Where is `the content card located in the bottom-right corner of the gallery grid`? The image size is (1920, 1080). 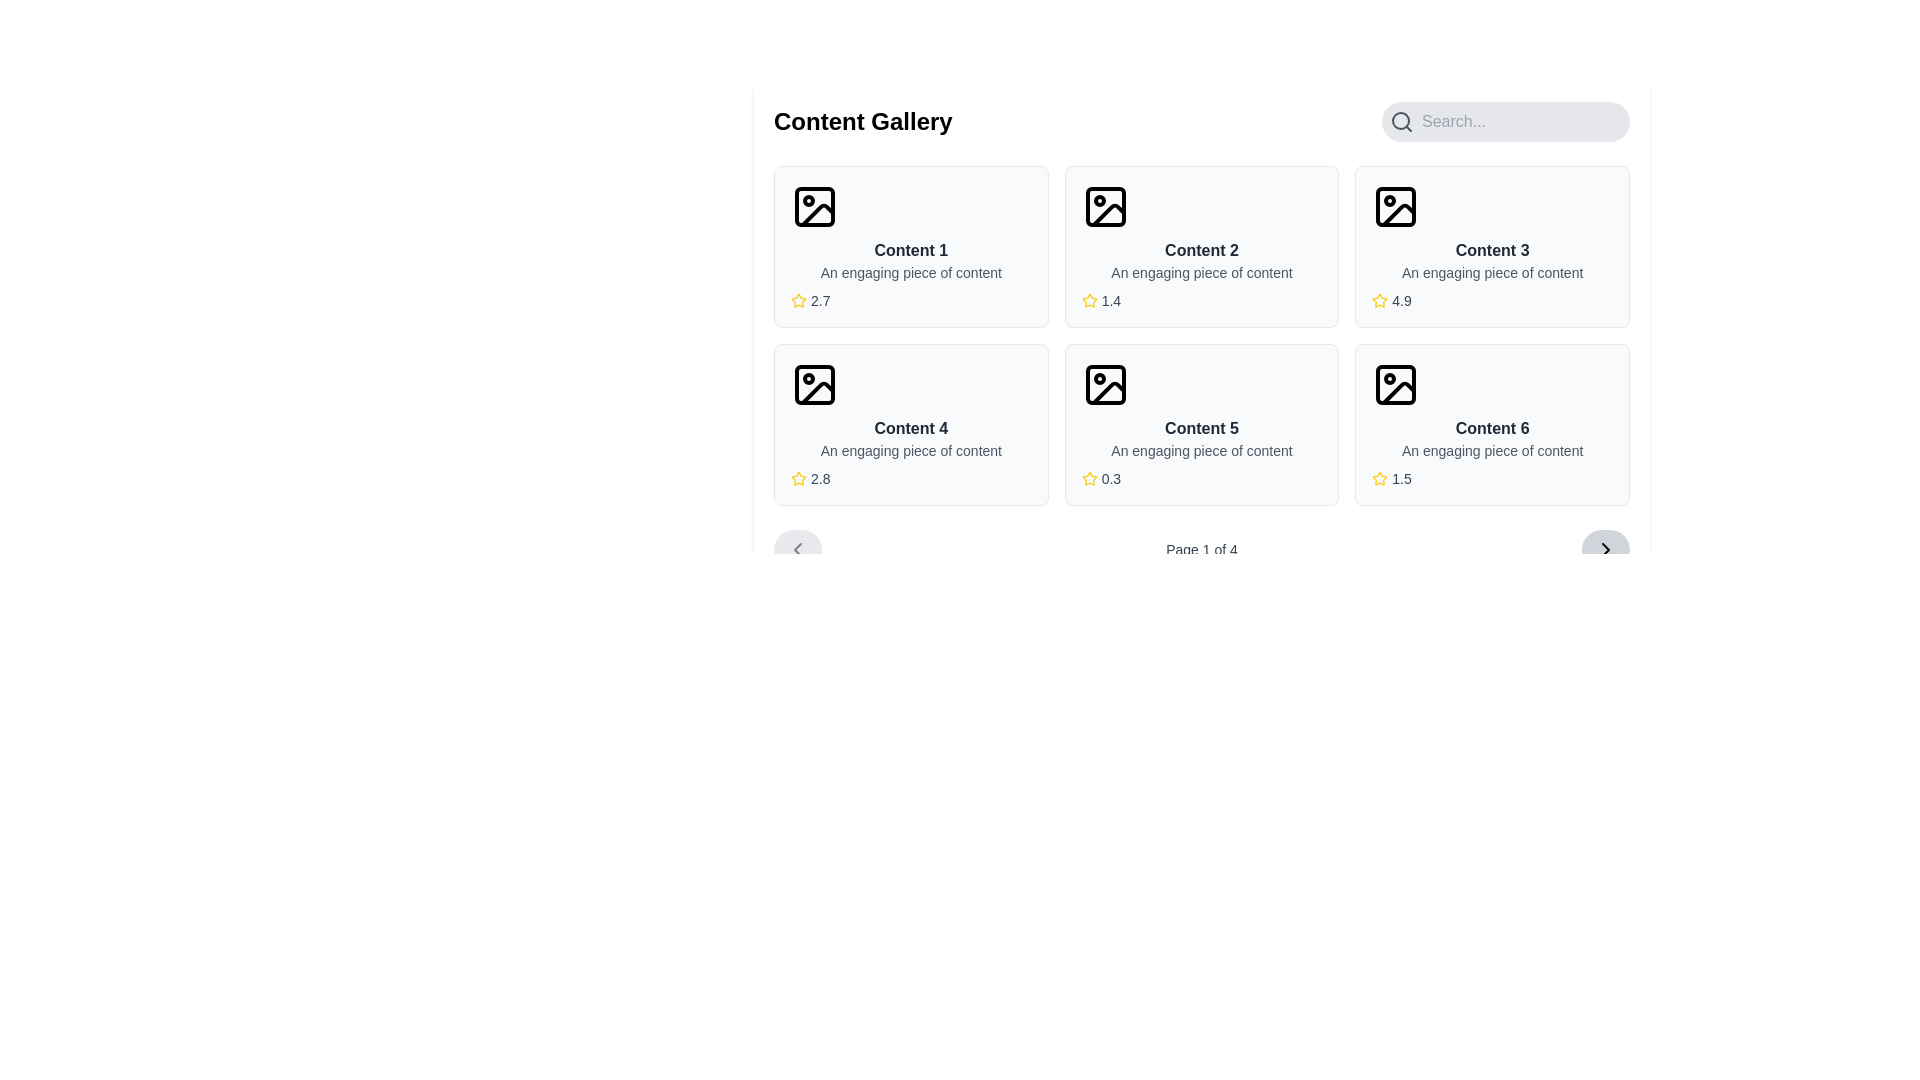 the content card located in the bottom-right corner of the gallery grid is located at coordinates (1492, 423).